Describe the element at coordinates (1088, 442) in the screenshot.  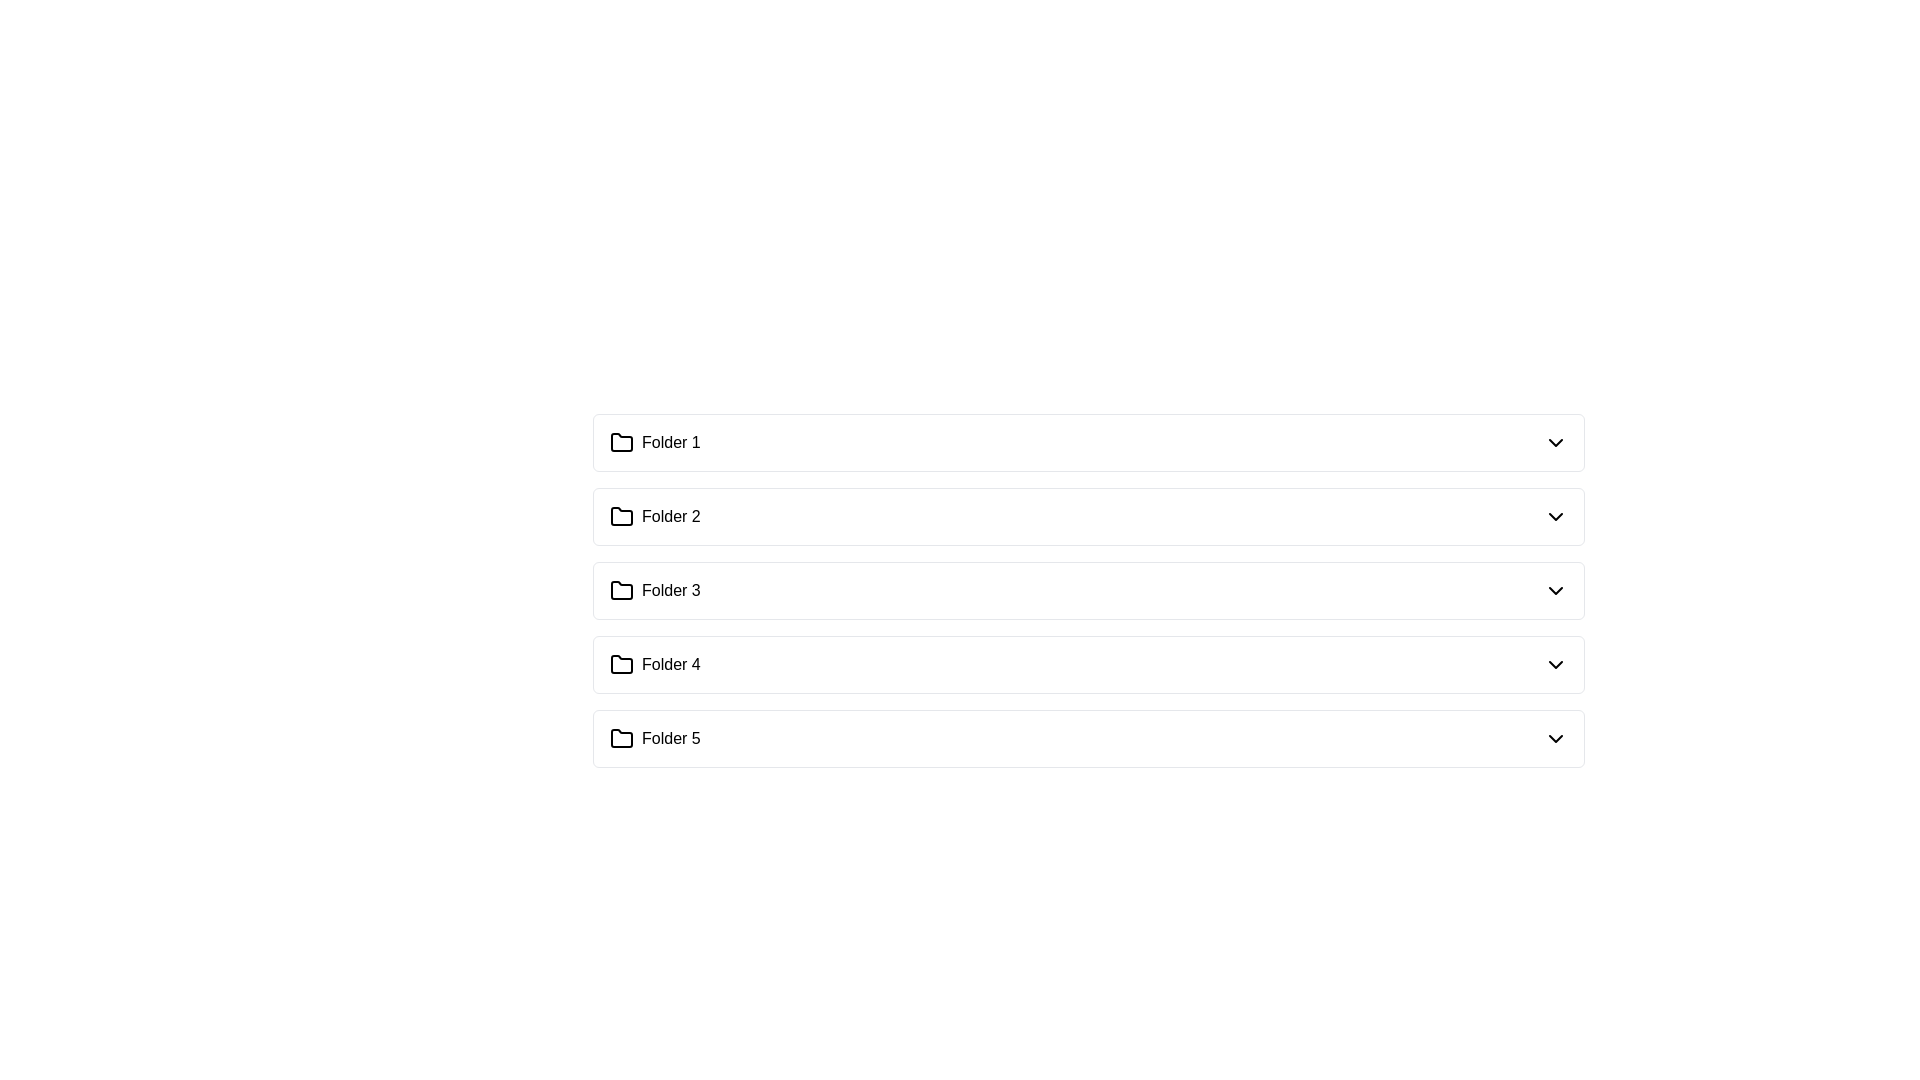
I see `the first List Item labeled 'Folder 1'` at that location.